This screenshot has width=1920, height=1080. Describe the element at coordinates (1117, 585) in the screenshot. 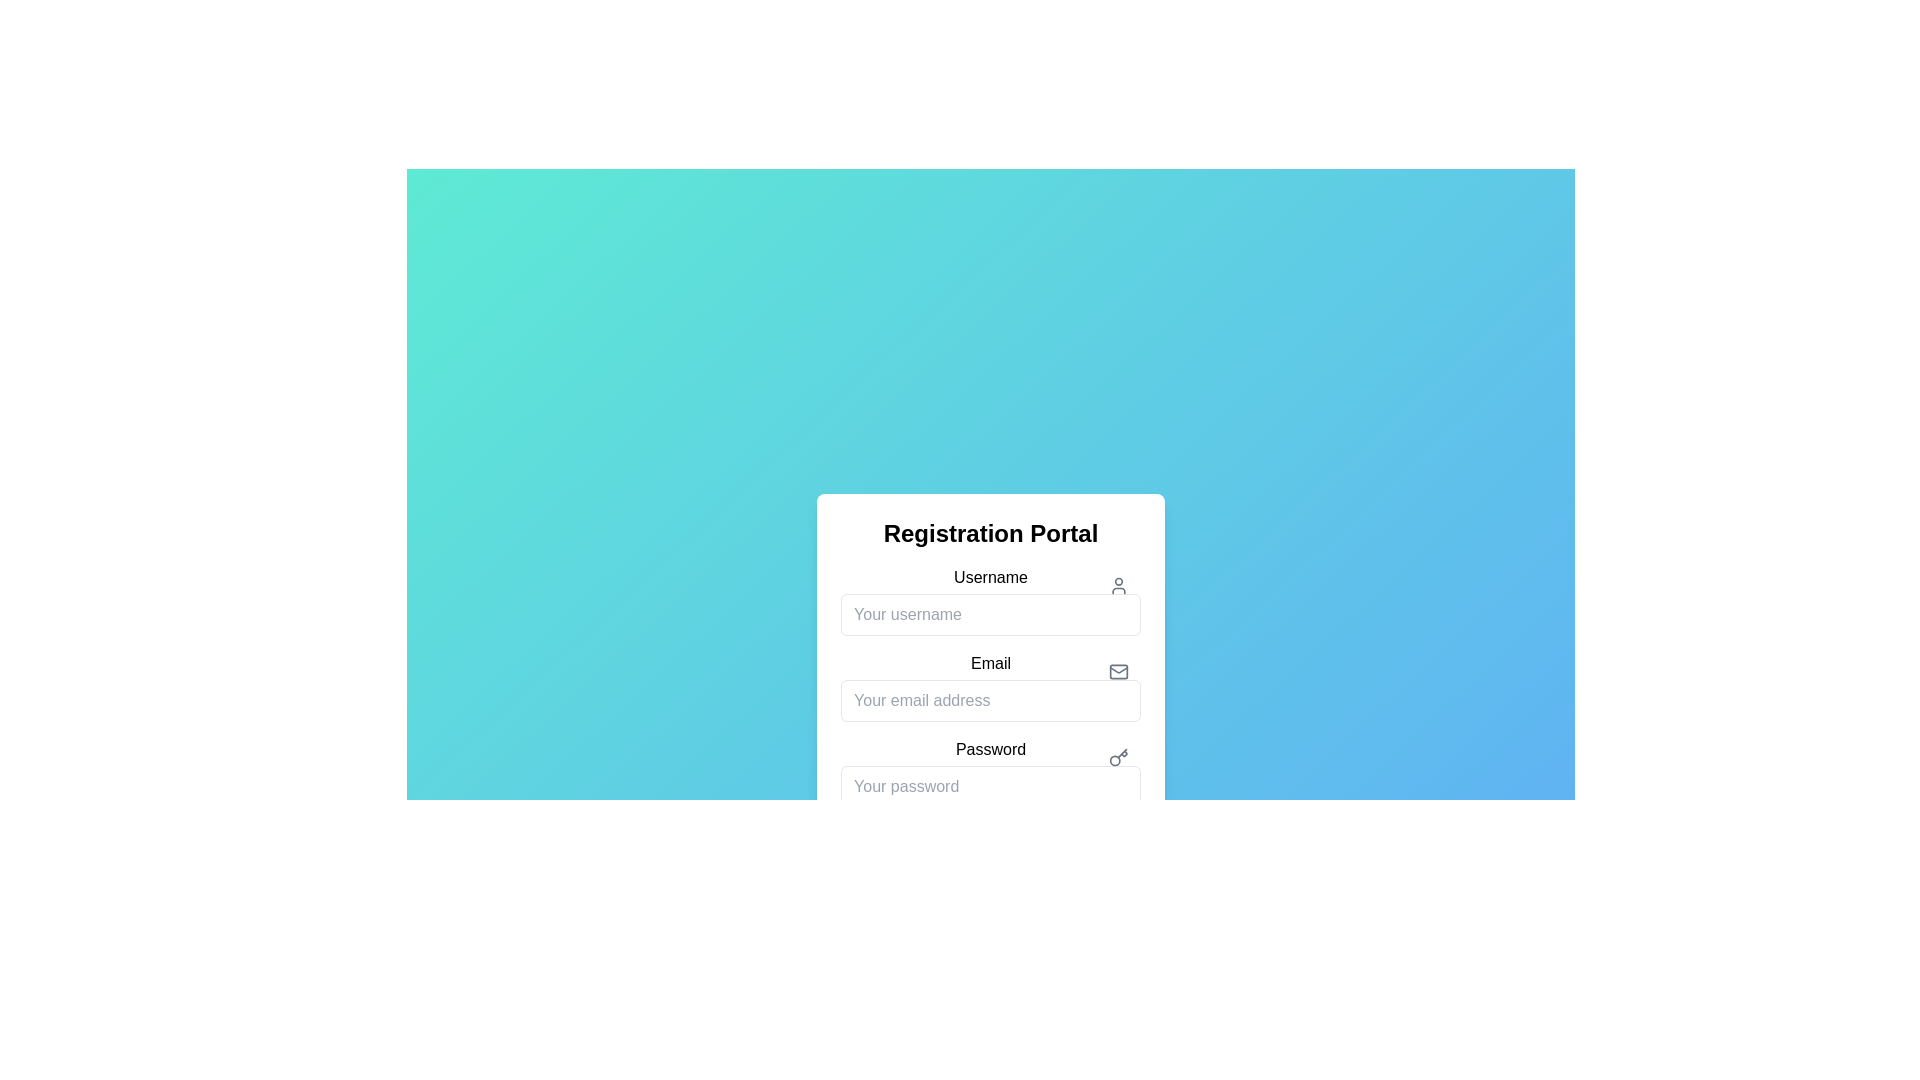

I see `the small user icon, which is styled with a circular head and a semi-circular body, located in the top-right corner of the 'Username' input field` at that location.